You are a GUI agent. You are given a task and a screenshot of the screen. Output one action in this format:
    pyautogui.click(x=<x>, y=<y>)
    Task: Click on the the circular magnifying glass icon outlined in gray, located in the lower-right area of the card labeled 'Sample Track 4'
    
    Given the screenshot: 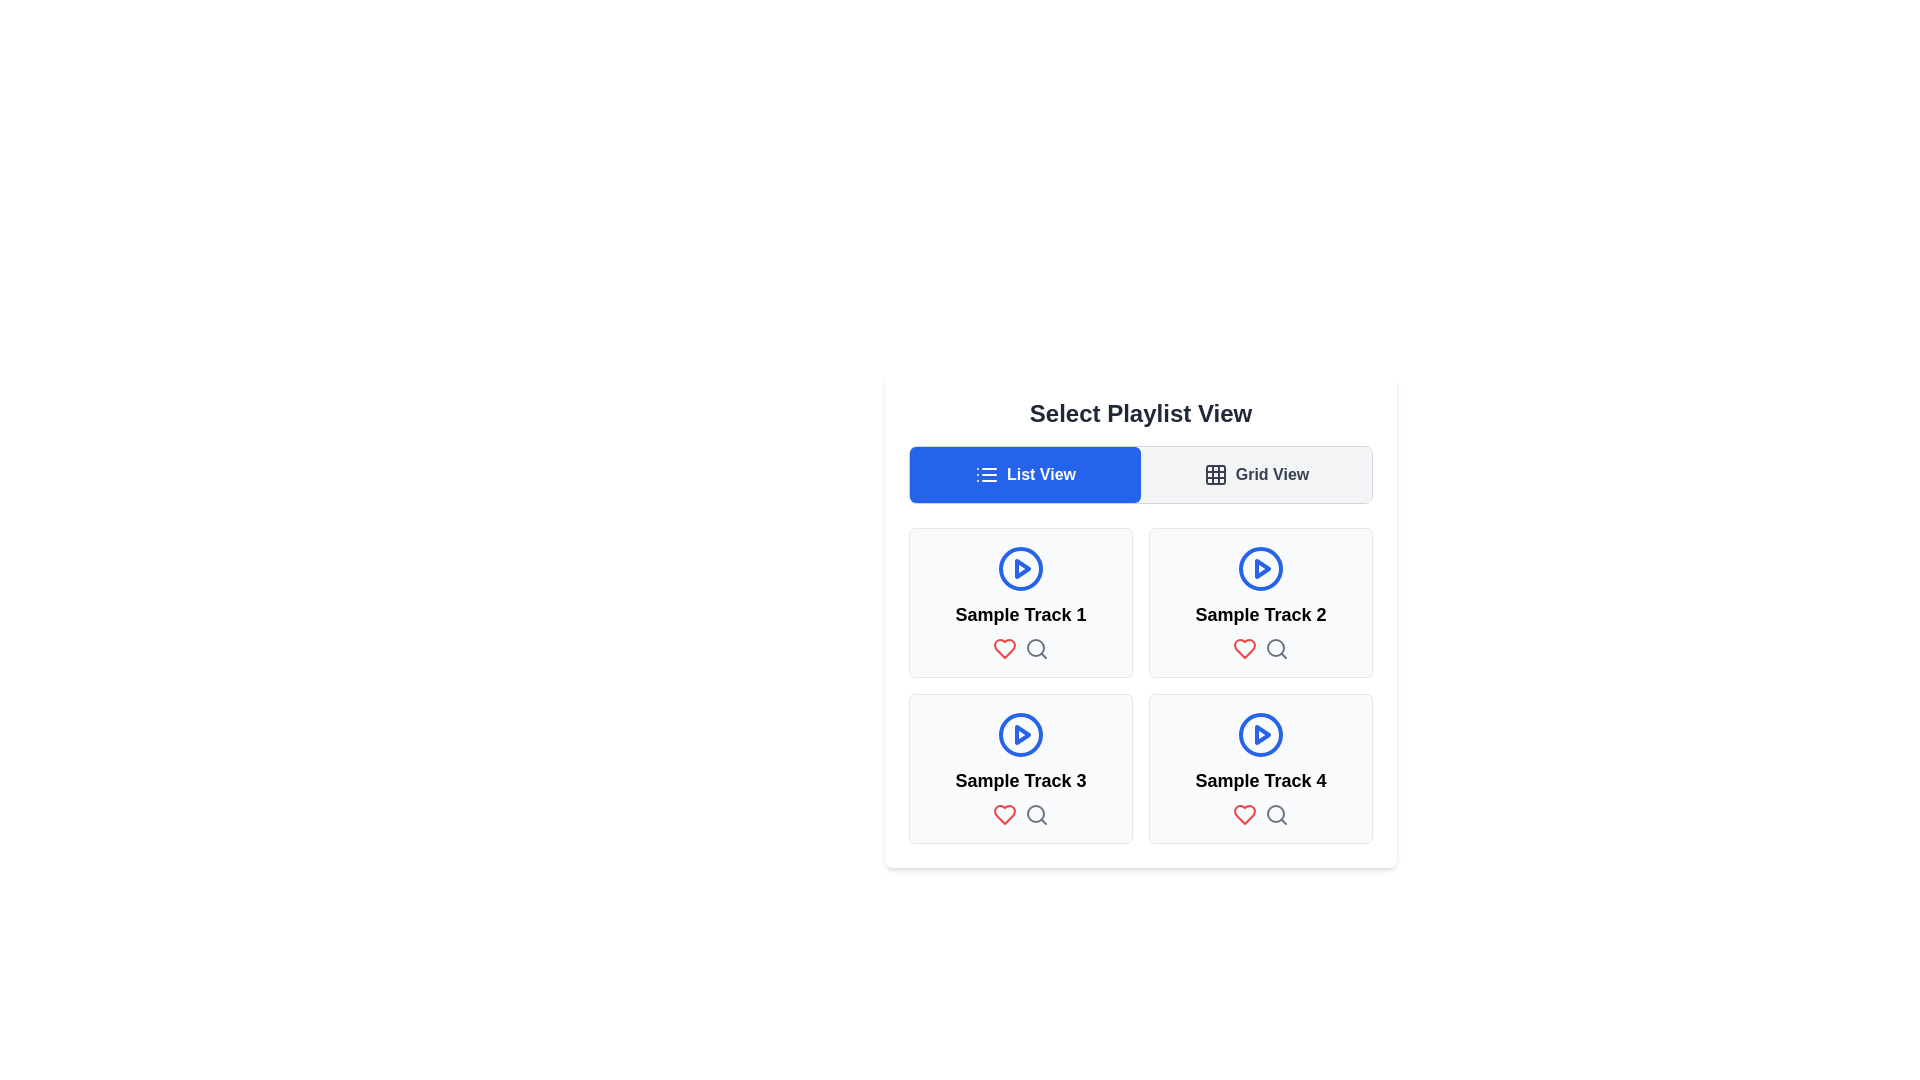 What is the action you would take?
    pyautogui.click(x=1275, y=814)
    